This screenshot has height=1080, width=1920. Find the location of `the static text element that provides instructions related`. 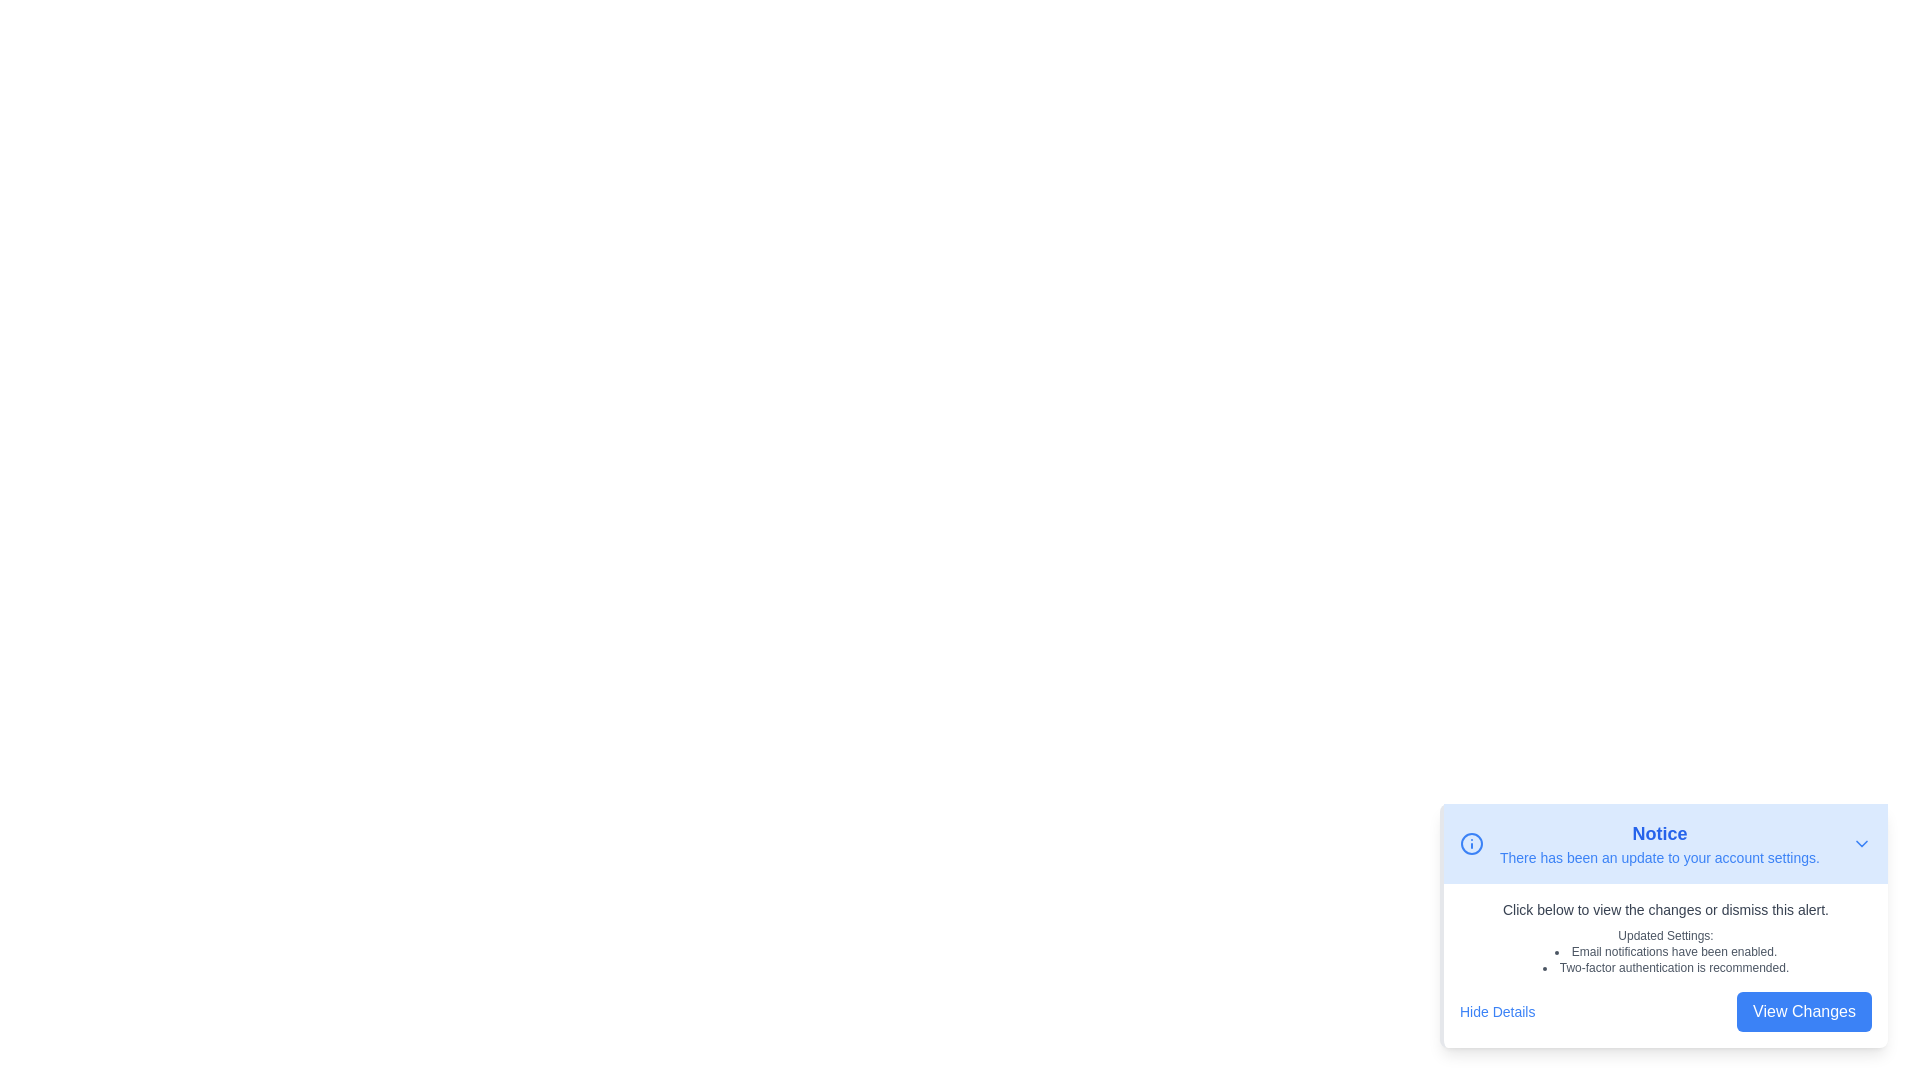

the static text element that provides instructions related is located at coordinates (1665, 910).